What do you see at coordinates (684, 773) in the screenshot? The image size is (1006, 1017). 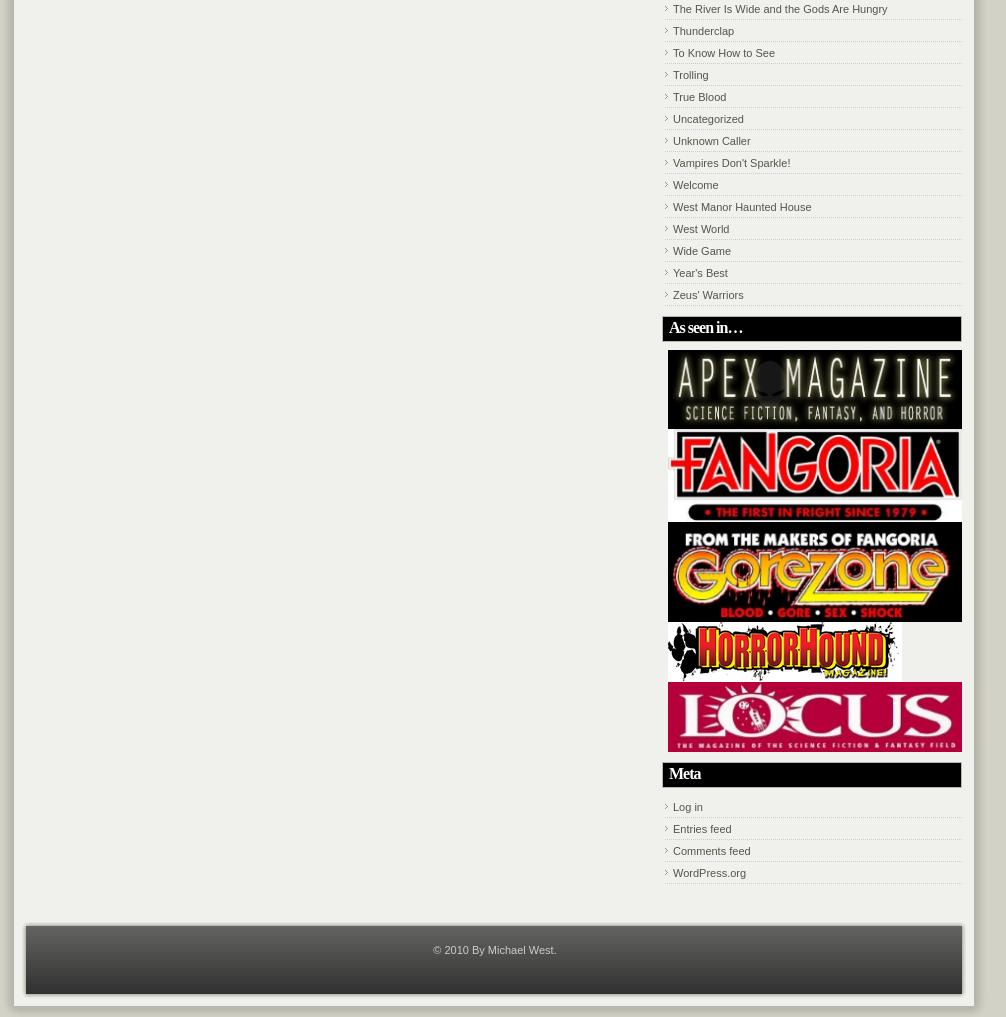 I see `'Meta'` at bounding box center [684, 773].